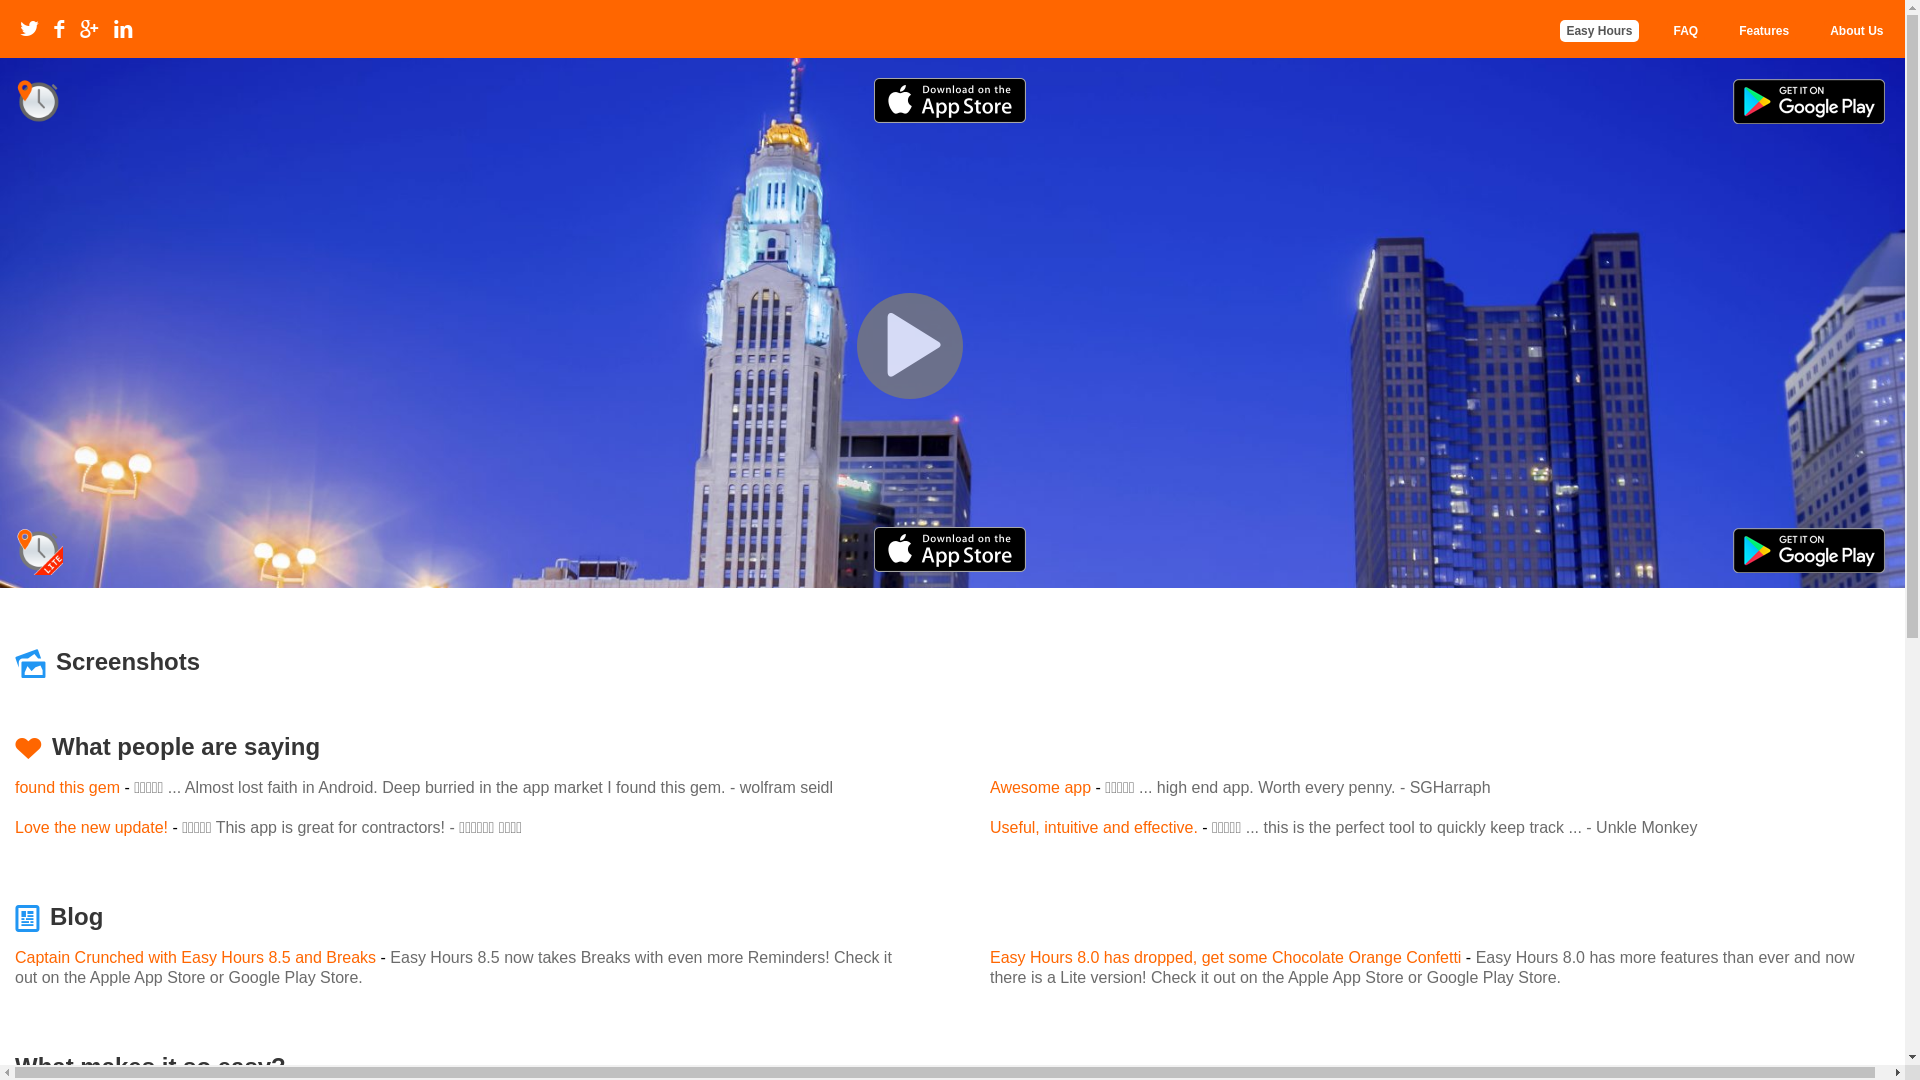  I want to click on 'FAQ', so click(1673, 30).